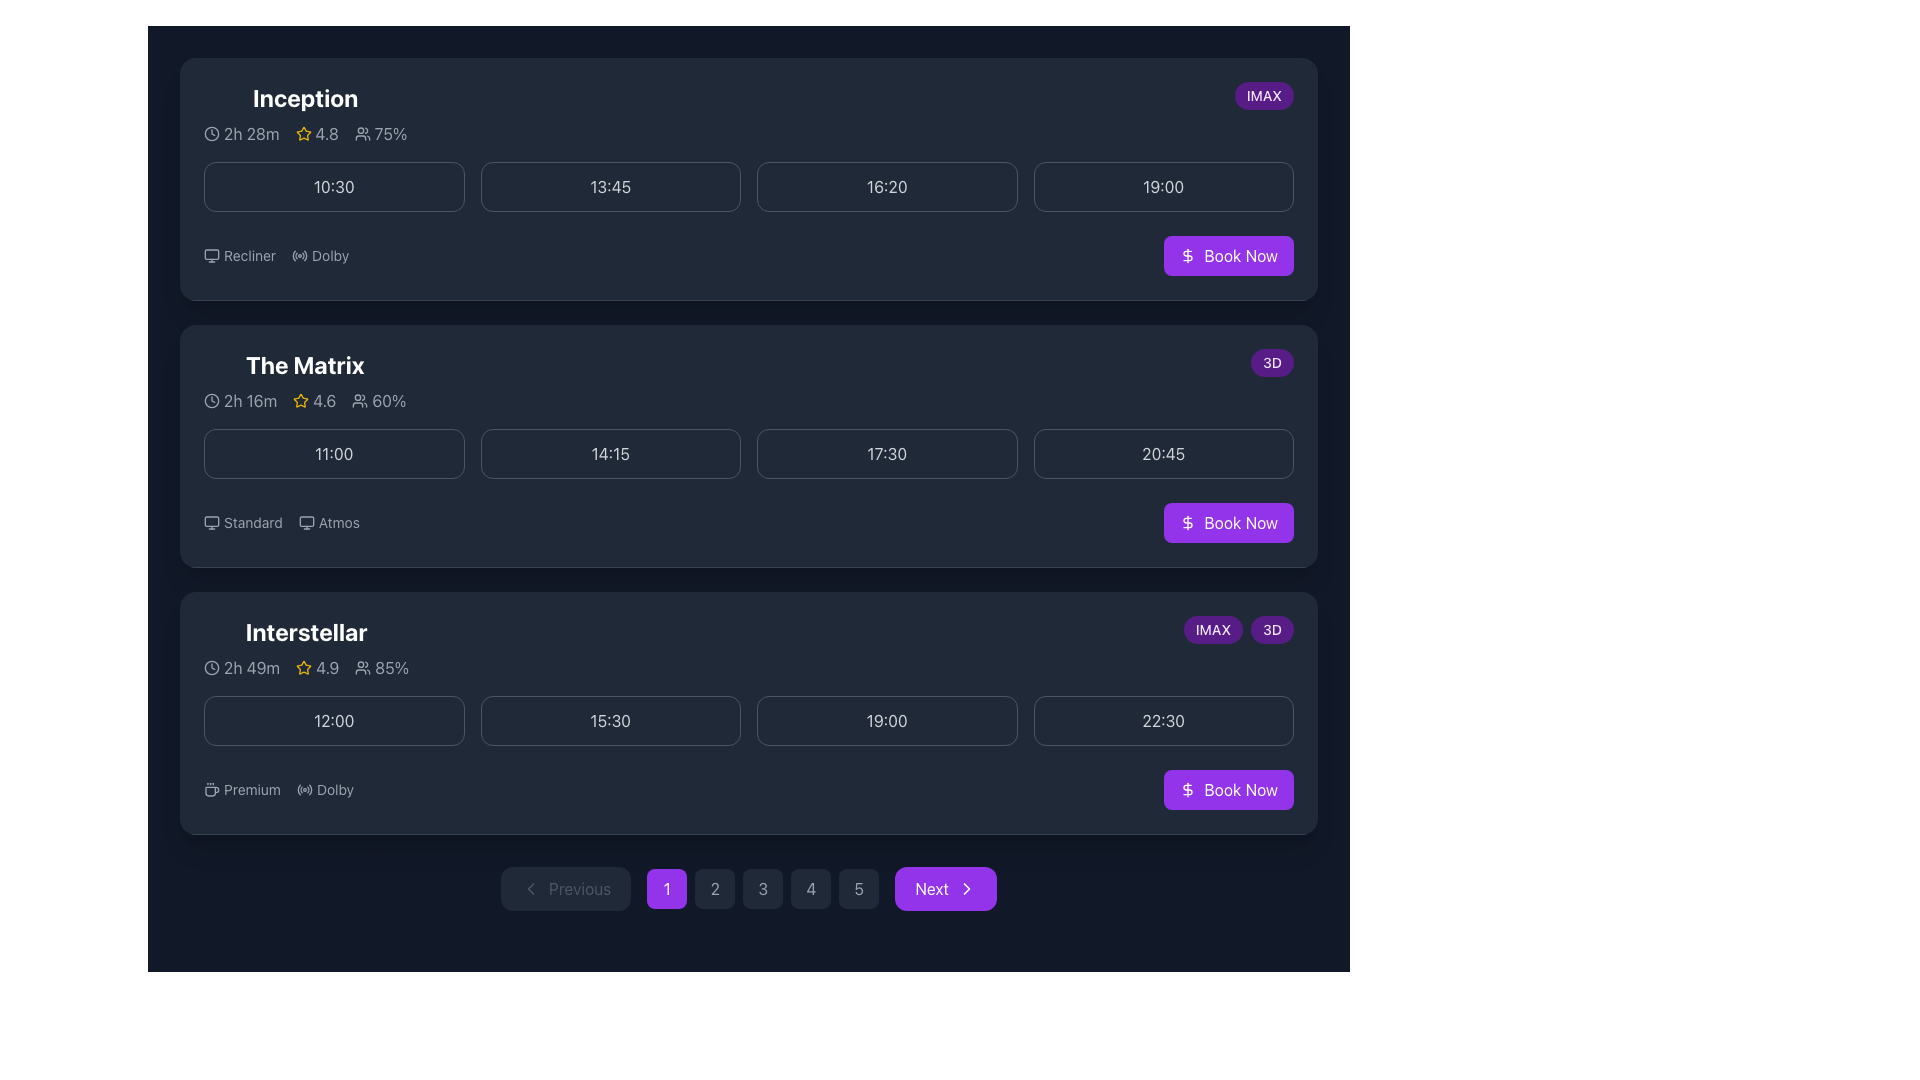  Describe the element at coordinates (362, 134) in the screenshot. I see `the group attendees SVG icon located in the header section of the 'Inception' movie card, positioned next to the '75%' percentage text` at that location.